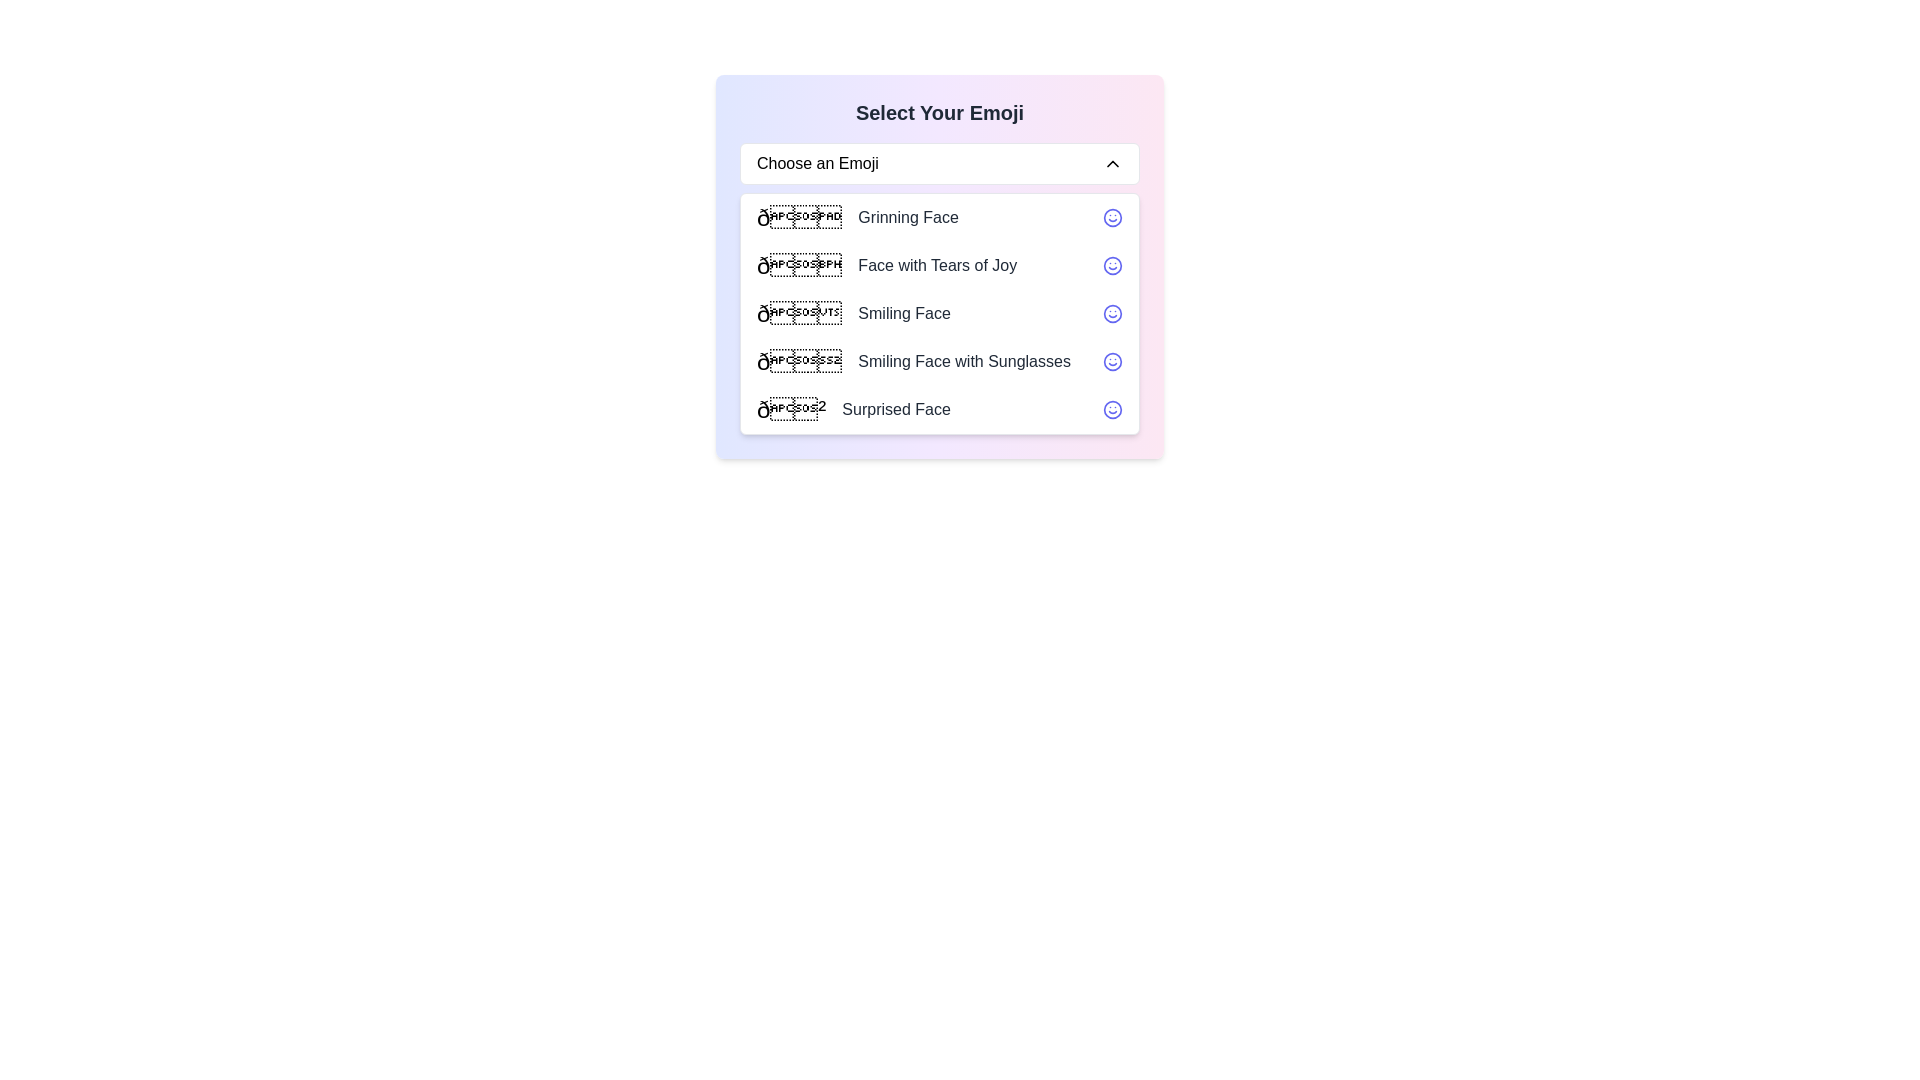 This screenshot has height=1080, width=1920. Describe the element at coordinates (857, 218) in the screenshot. I see `the first list item displaying the 'Grinning Face' emoji and the text 'Grinning Face' in a dropdown selection interface` at that location.